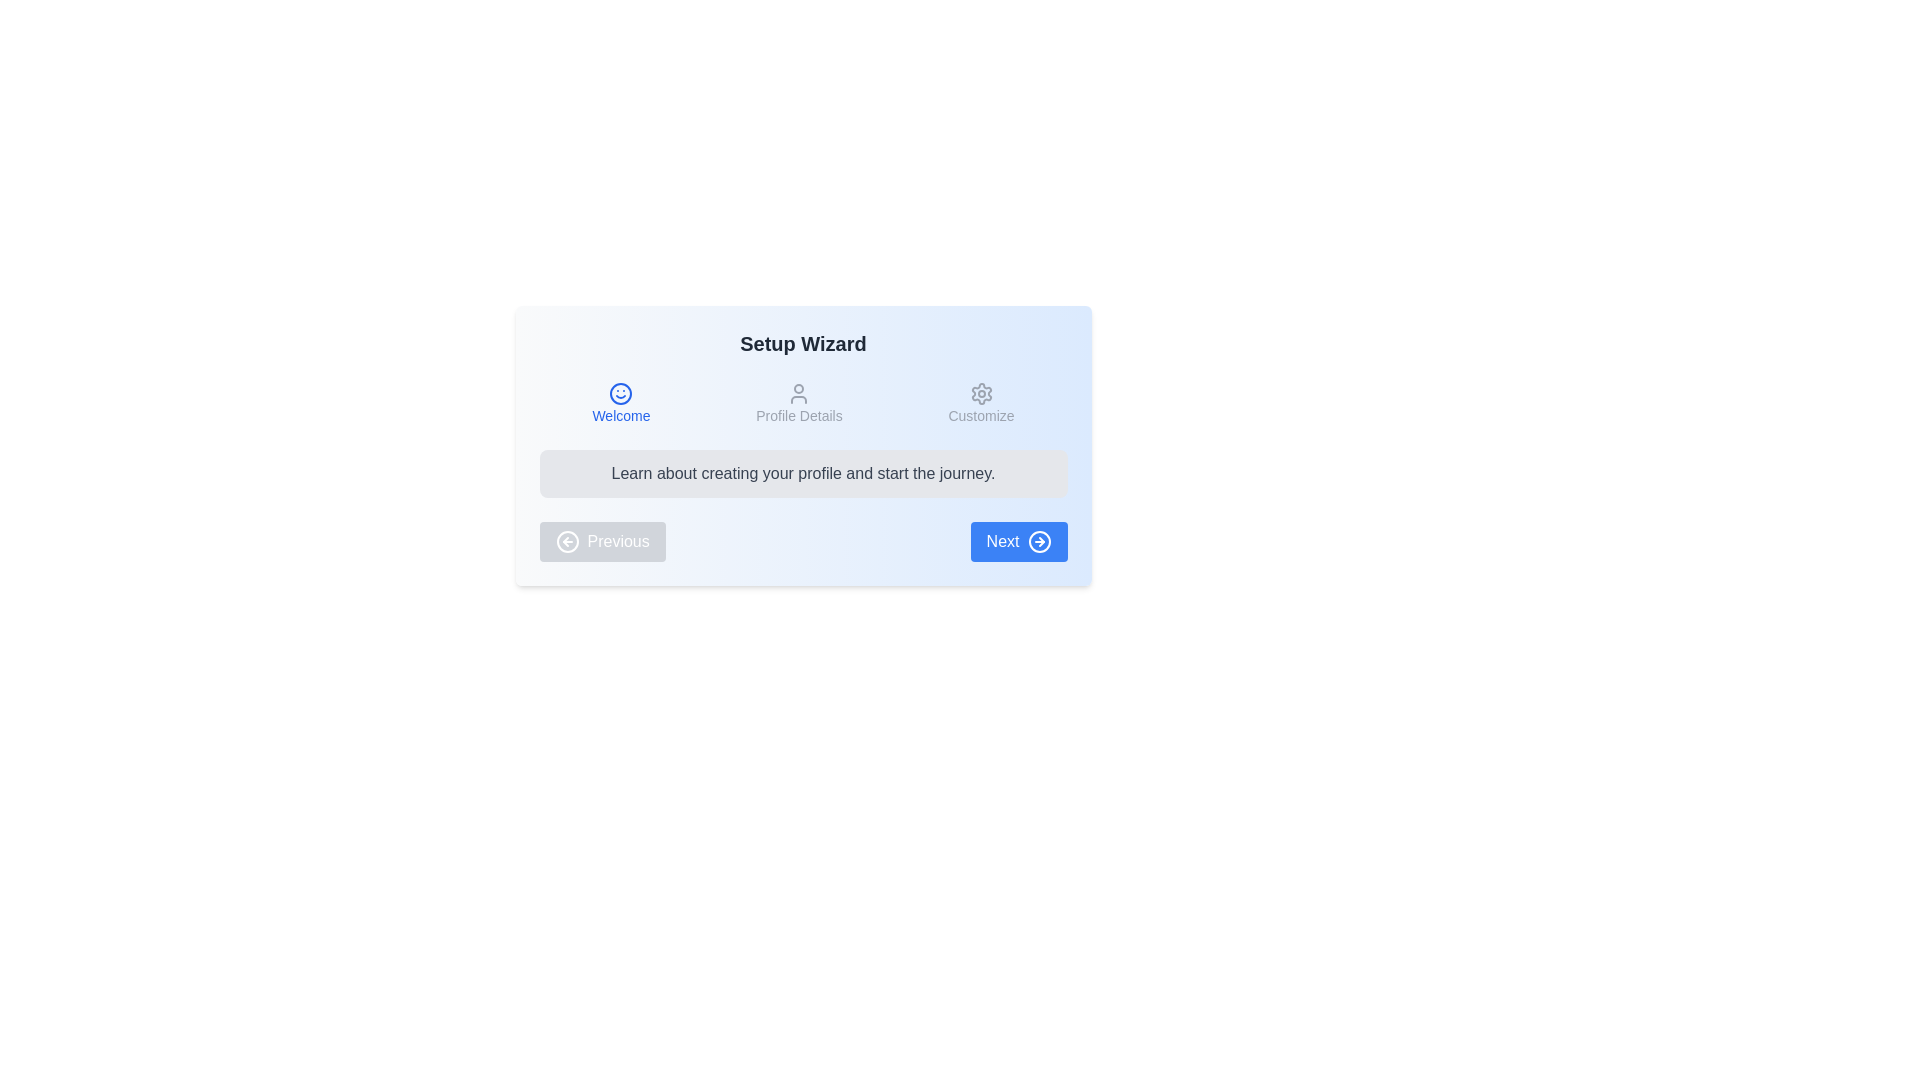  What do you see at coordinates (1039, 542) in the screenshot?
I see `the SVG circle element that forms part of the 'Next' button, which is located towards the lower right of the layout and serves as the circular background of the arrow icon` at bounding box center [1039, 542].